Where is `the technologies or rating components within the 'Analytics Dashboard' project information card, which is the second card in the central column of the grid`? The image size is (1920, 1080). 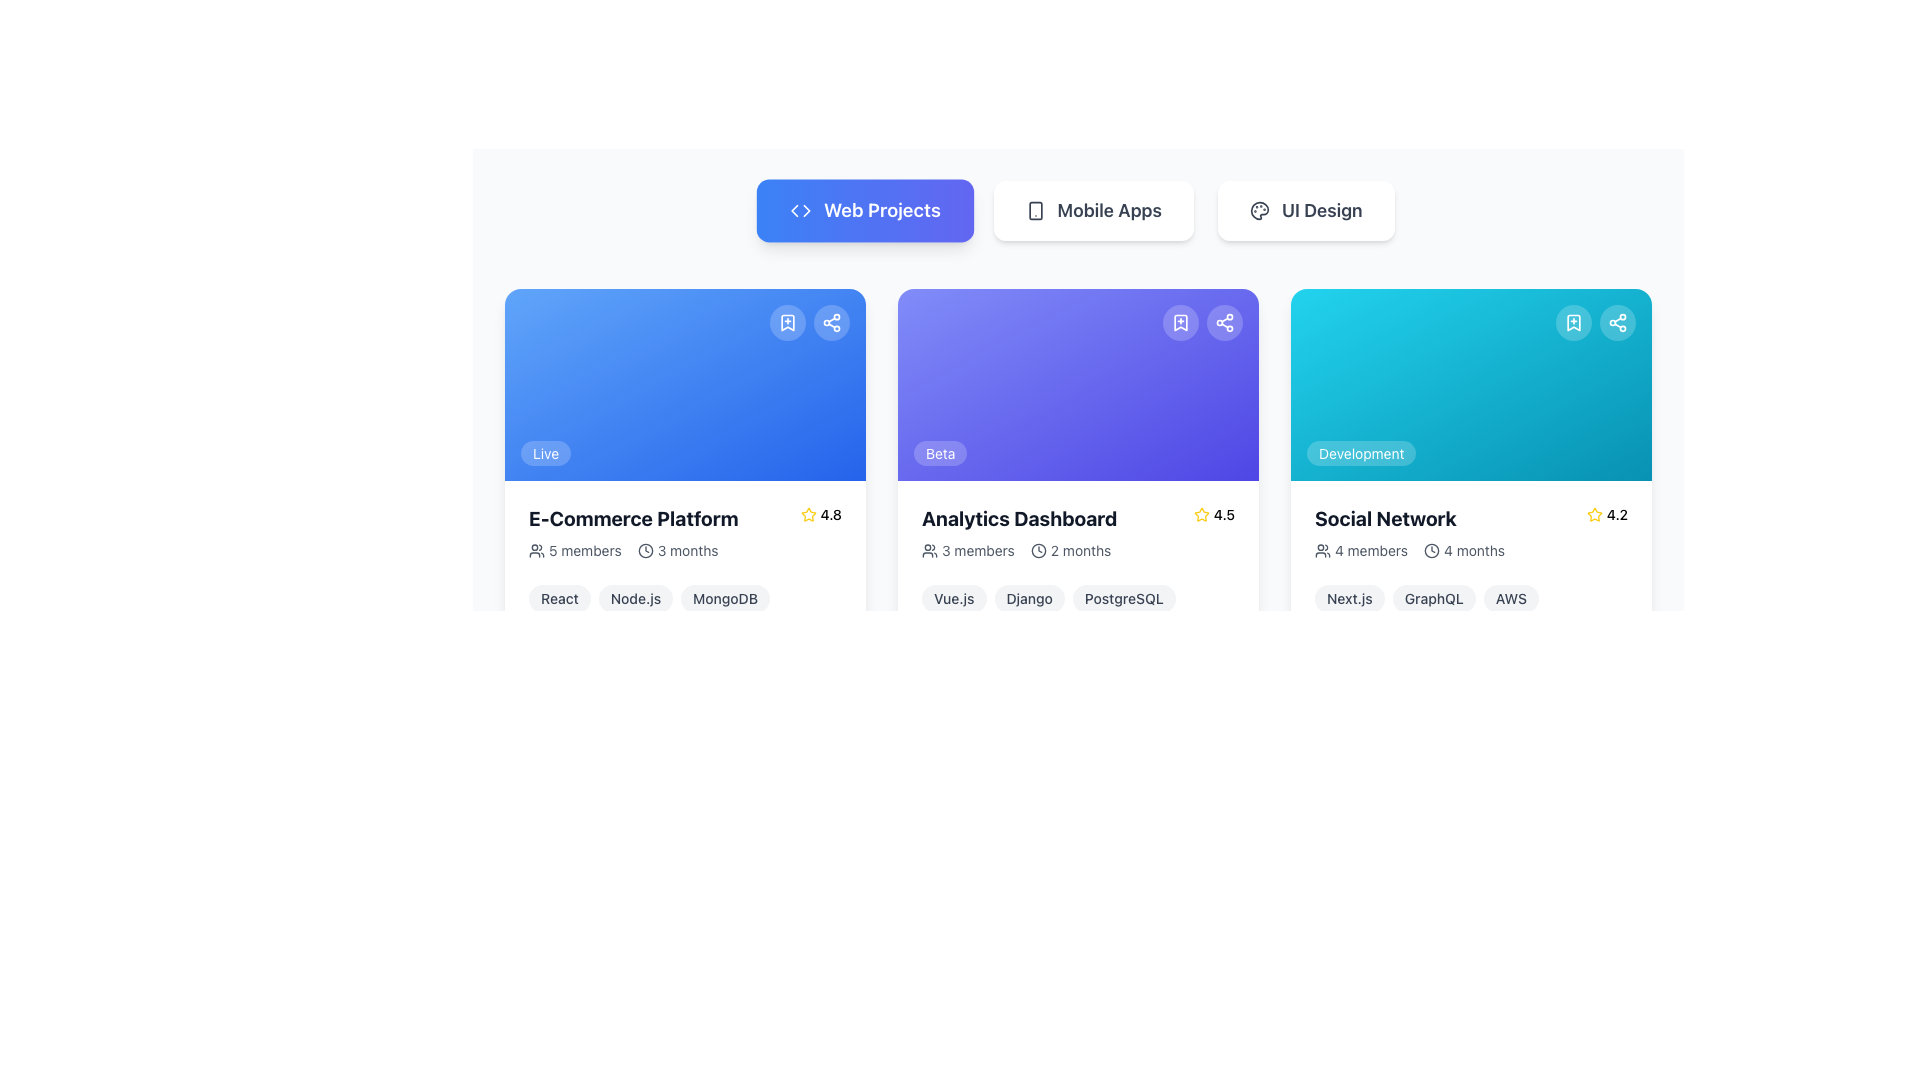
the technologies or rating components within the 'Analytics Dashboard' project information card, which is the second card in the central column of the grid is located at coordinates (1077, 497).